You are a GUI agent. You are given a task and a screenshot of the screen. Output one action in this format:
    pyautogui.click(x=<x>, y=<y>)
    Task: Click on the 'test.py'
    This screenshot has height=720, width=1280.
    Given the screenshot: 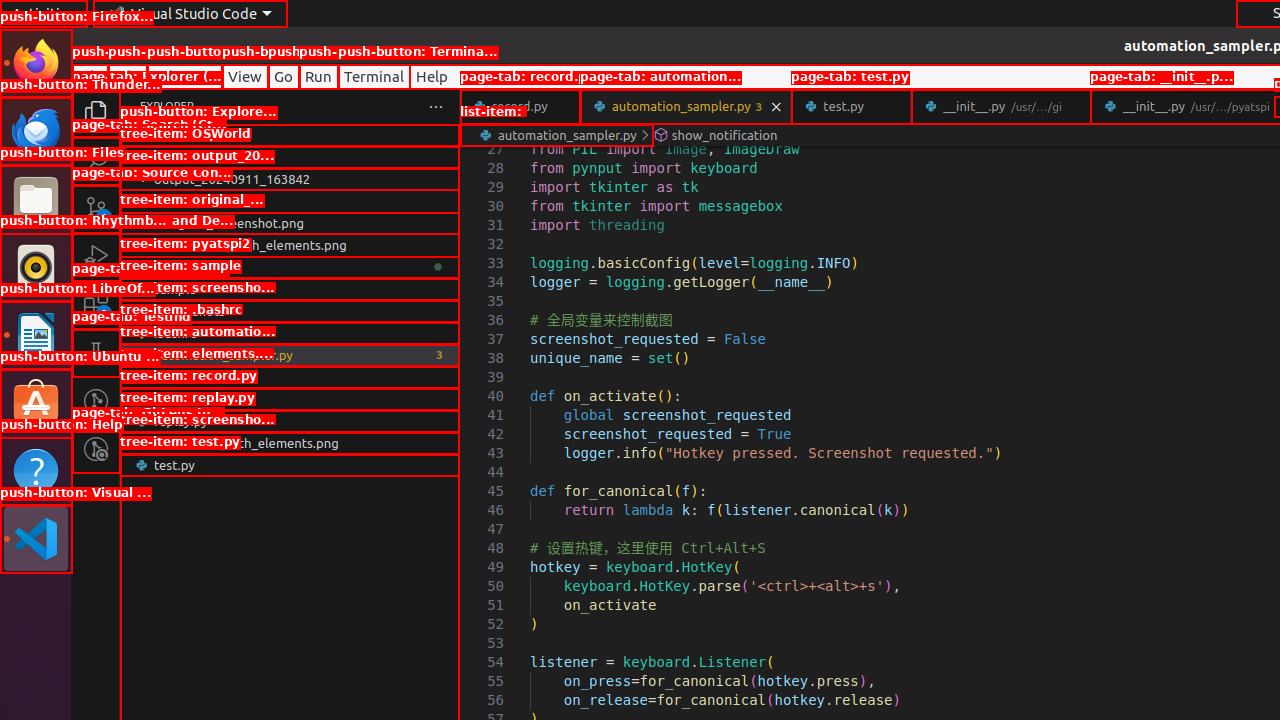 What is the action you would take?
    pyautogui.click(x=851, y=106)
    